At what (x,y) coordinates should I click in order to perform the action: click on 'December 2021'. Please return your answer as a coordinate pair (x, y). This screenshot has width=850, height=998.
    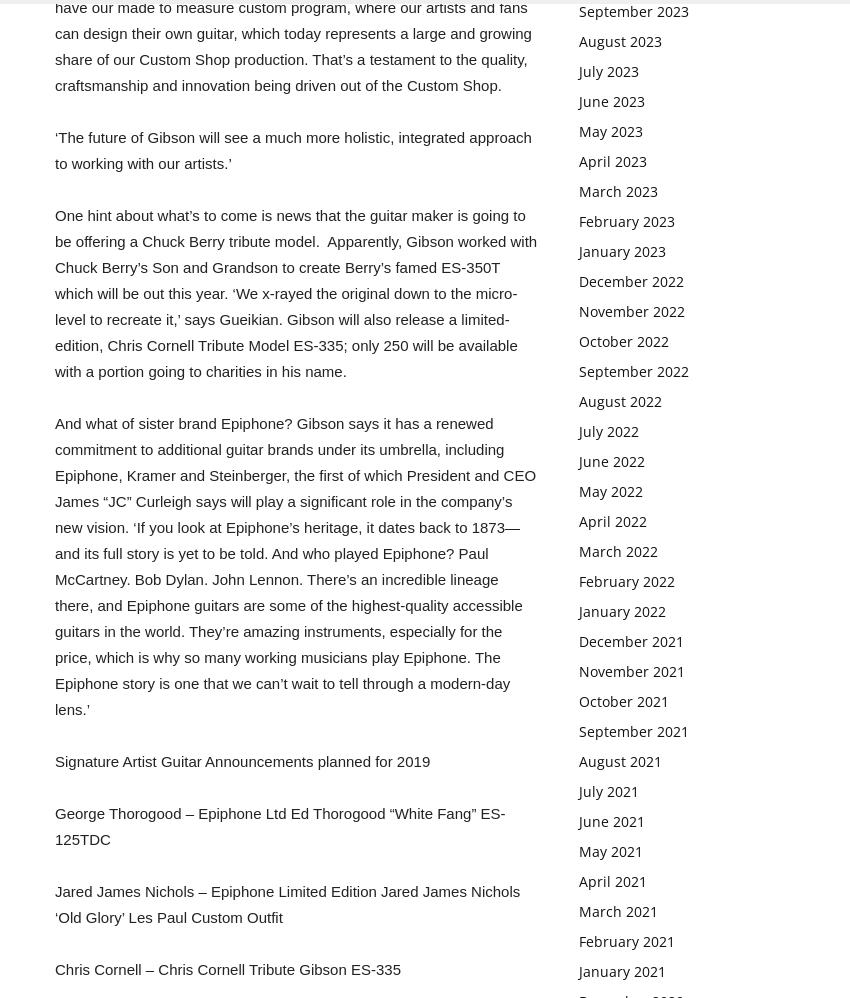
    Looking at the image, I should click on (630, 641).